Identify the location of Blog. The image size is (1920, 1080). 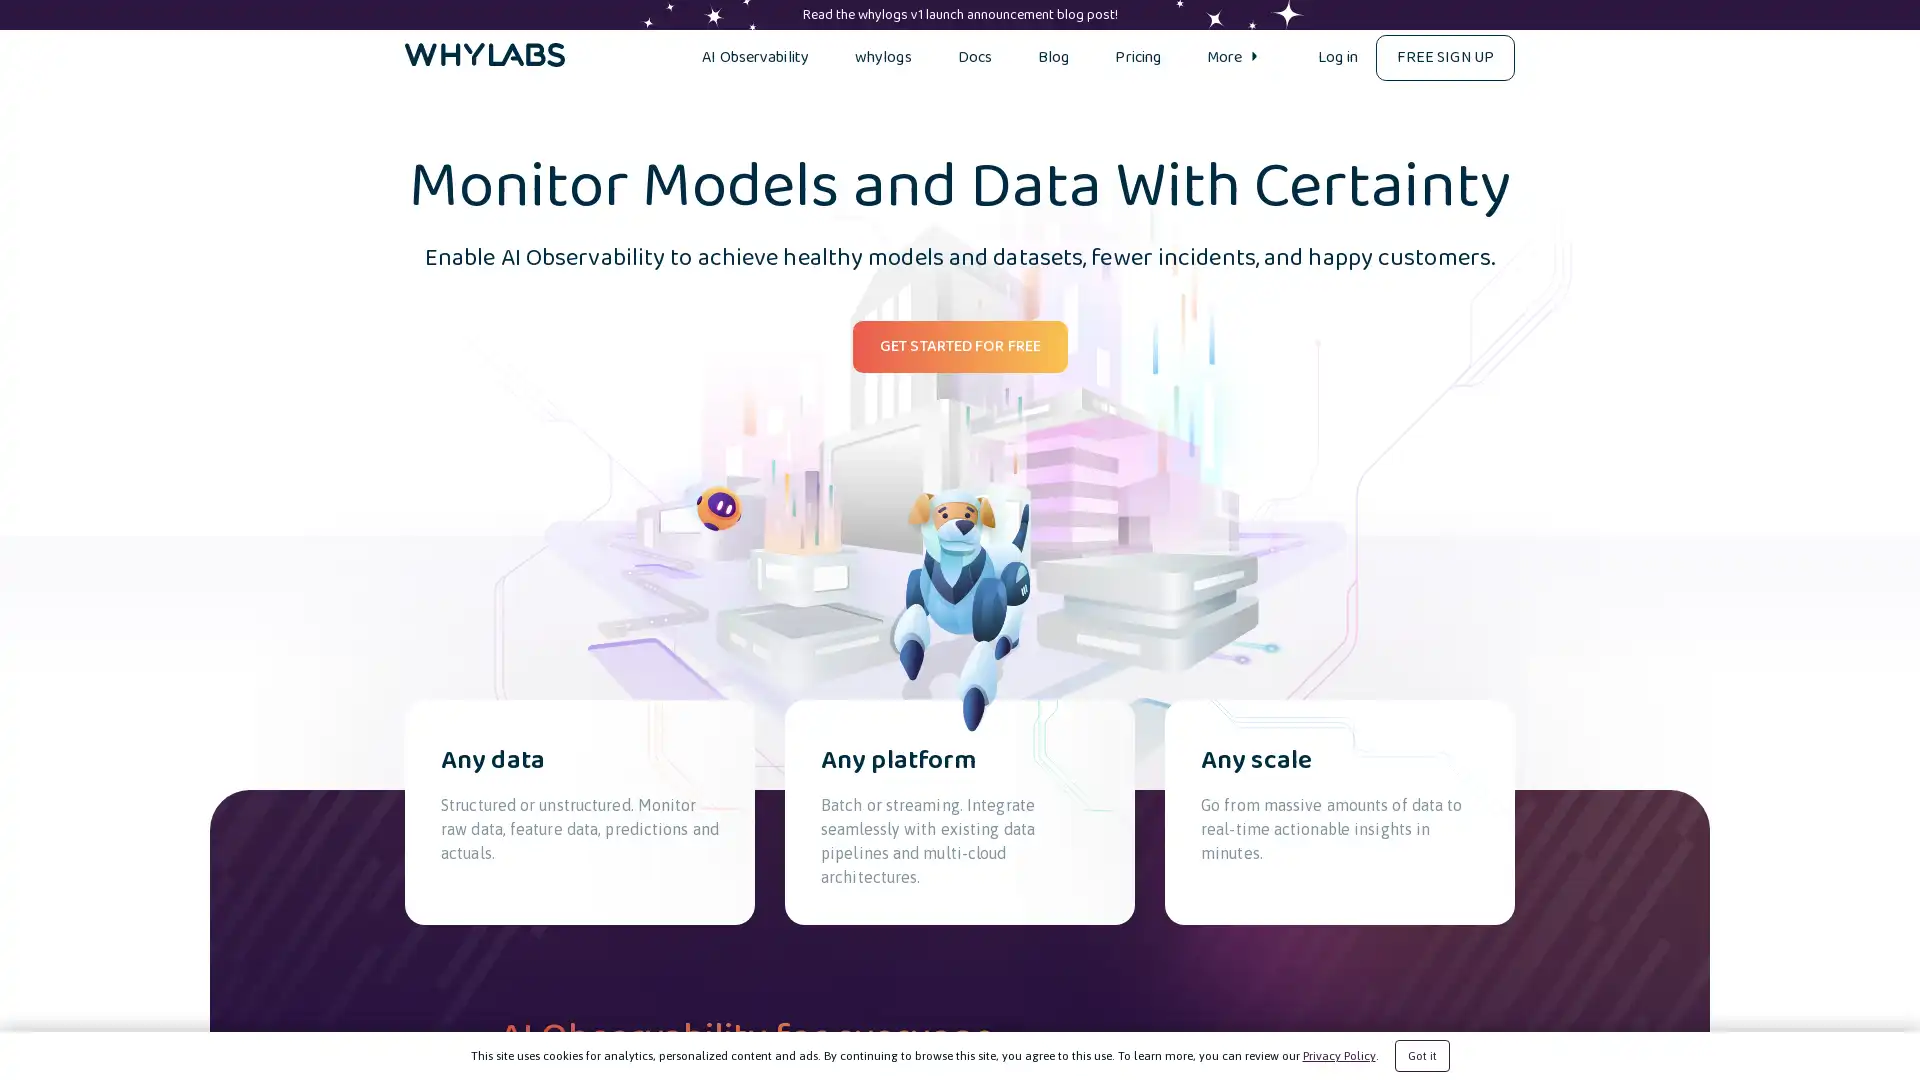
(1052, 56).